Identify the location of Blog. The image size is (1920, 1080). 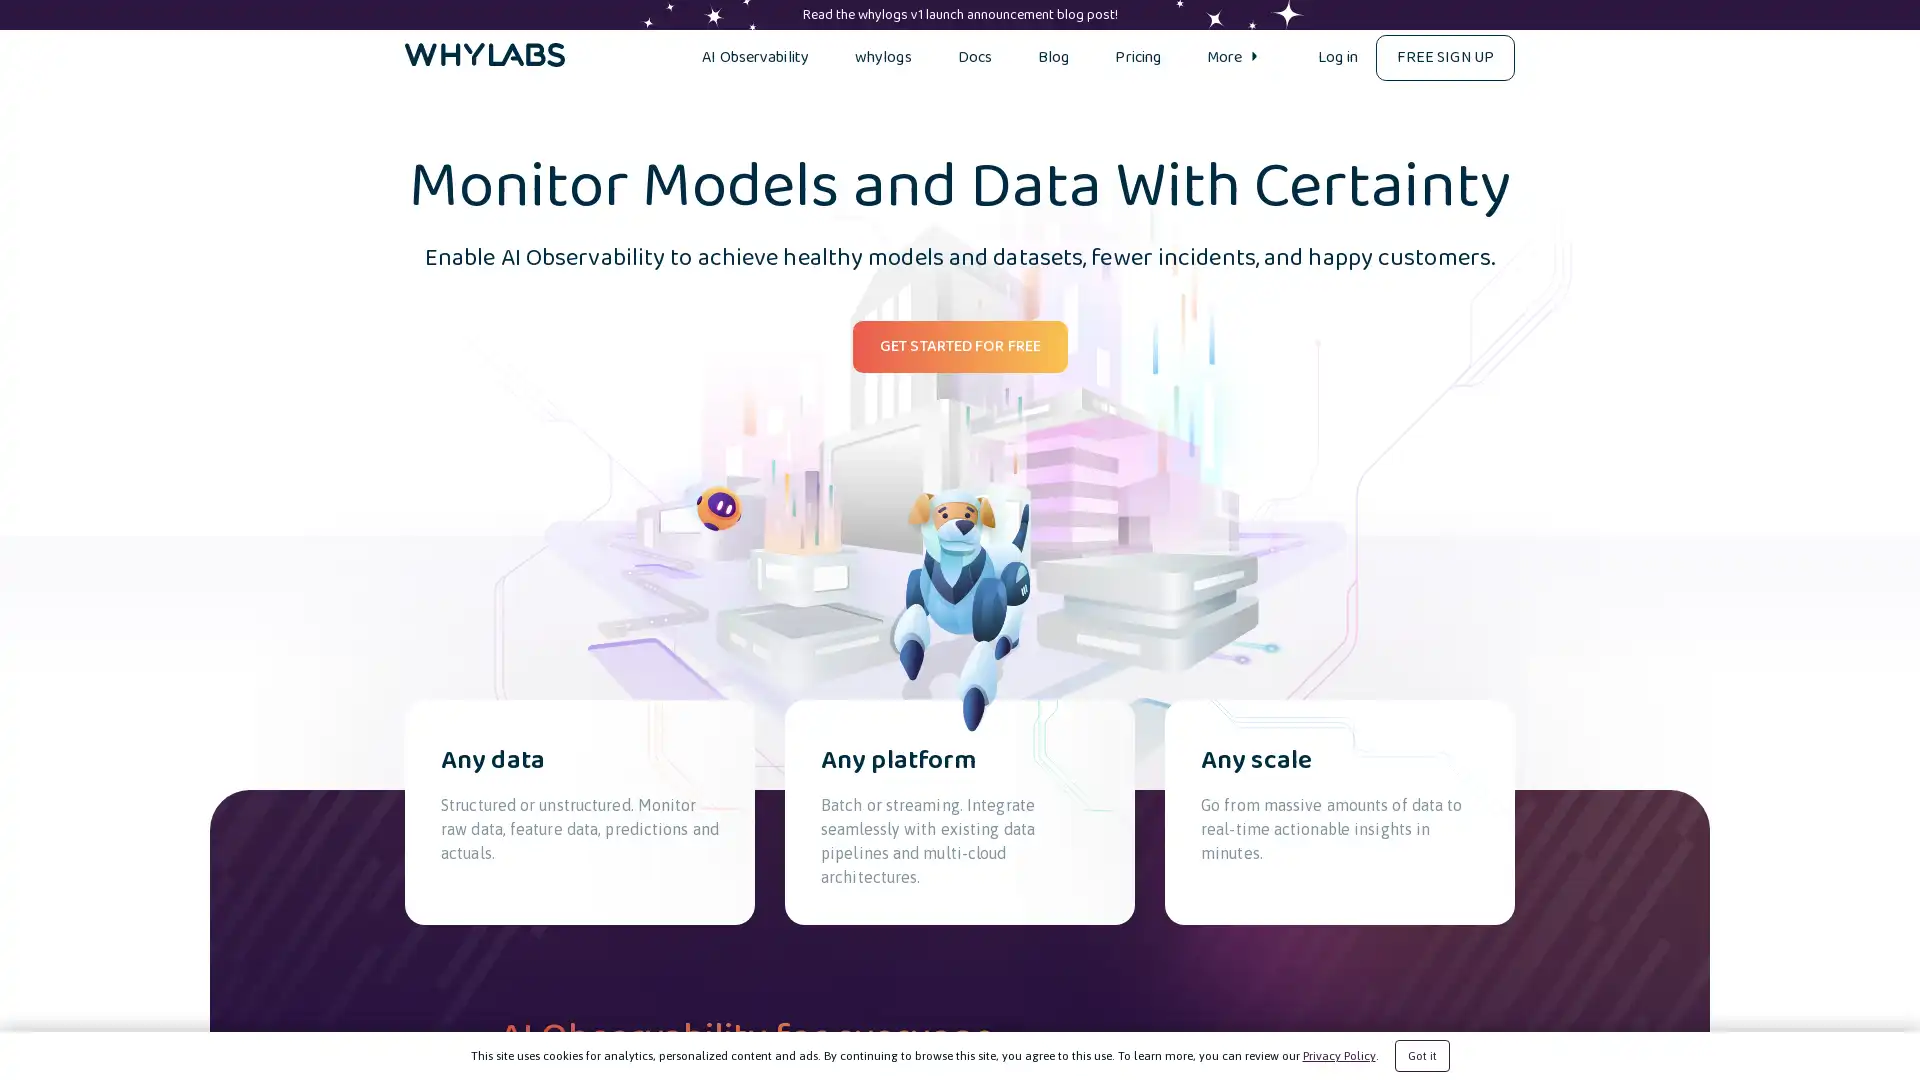
(1052, 56).